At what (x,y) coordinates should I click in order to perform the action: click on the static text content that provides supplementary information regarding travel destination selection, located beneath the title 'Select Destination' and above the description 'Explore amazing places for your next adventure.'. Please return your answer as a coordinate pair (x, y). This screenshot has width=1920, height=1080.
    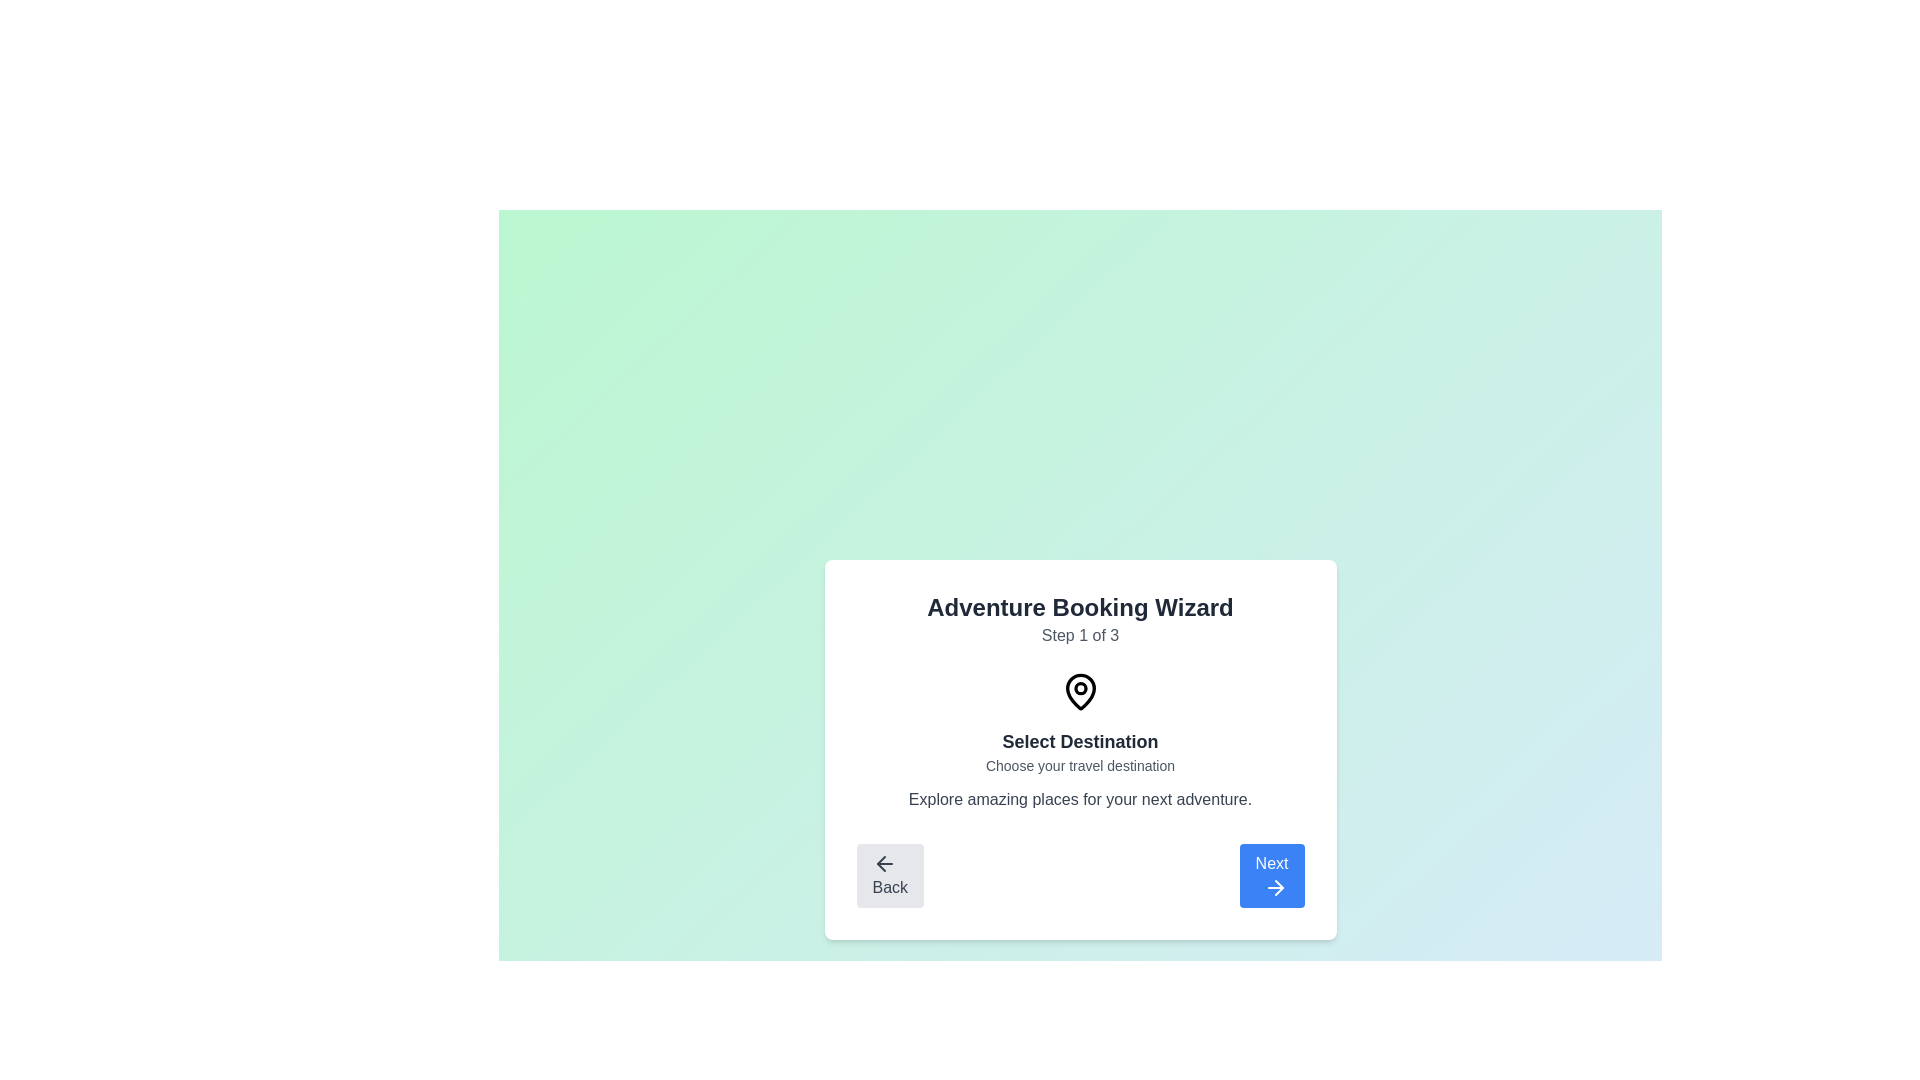
    Looking at the image, I should click on (1079, 765).